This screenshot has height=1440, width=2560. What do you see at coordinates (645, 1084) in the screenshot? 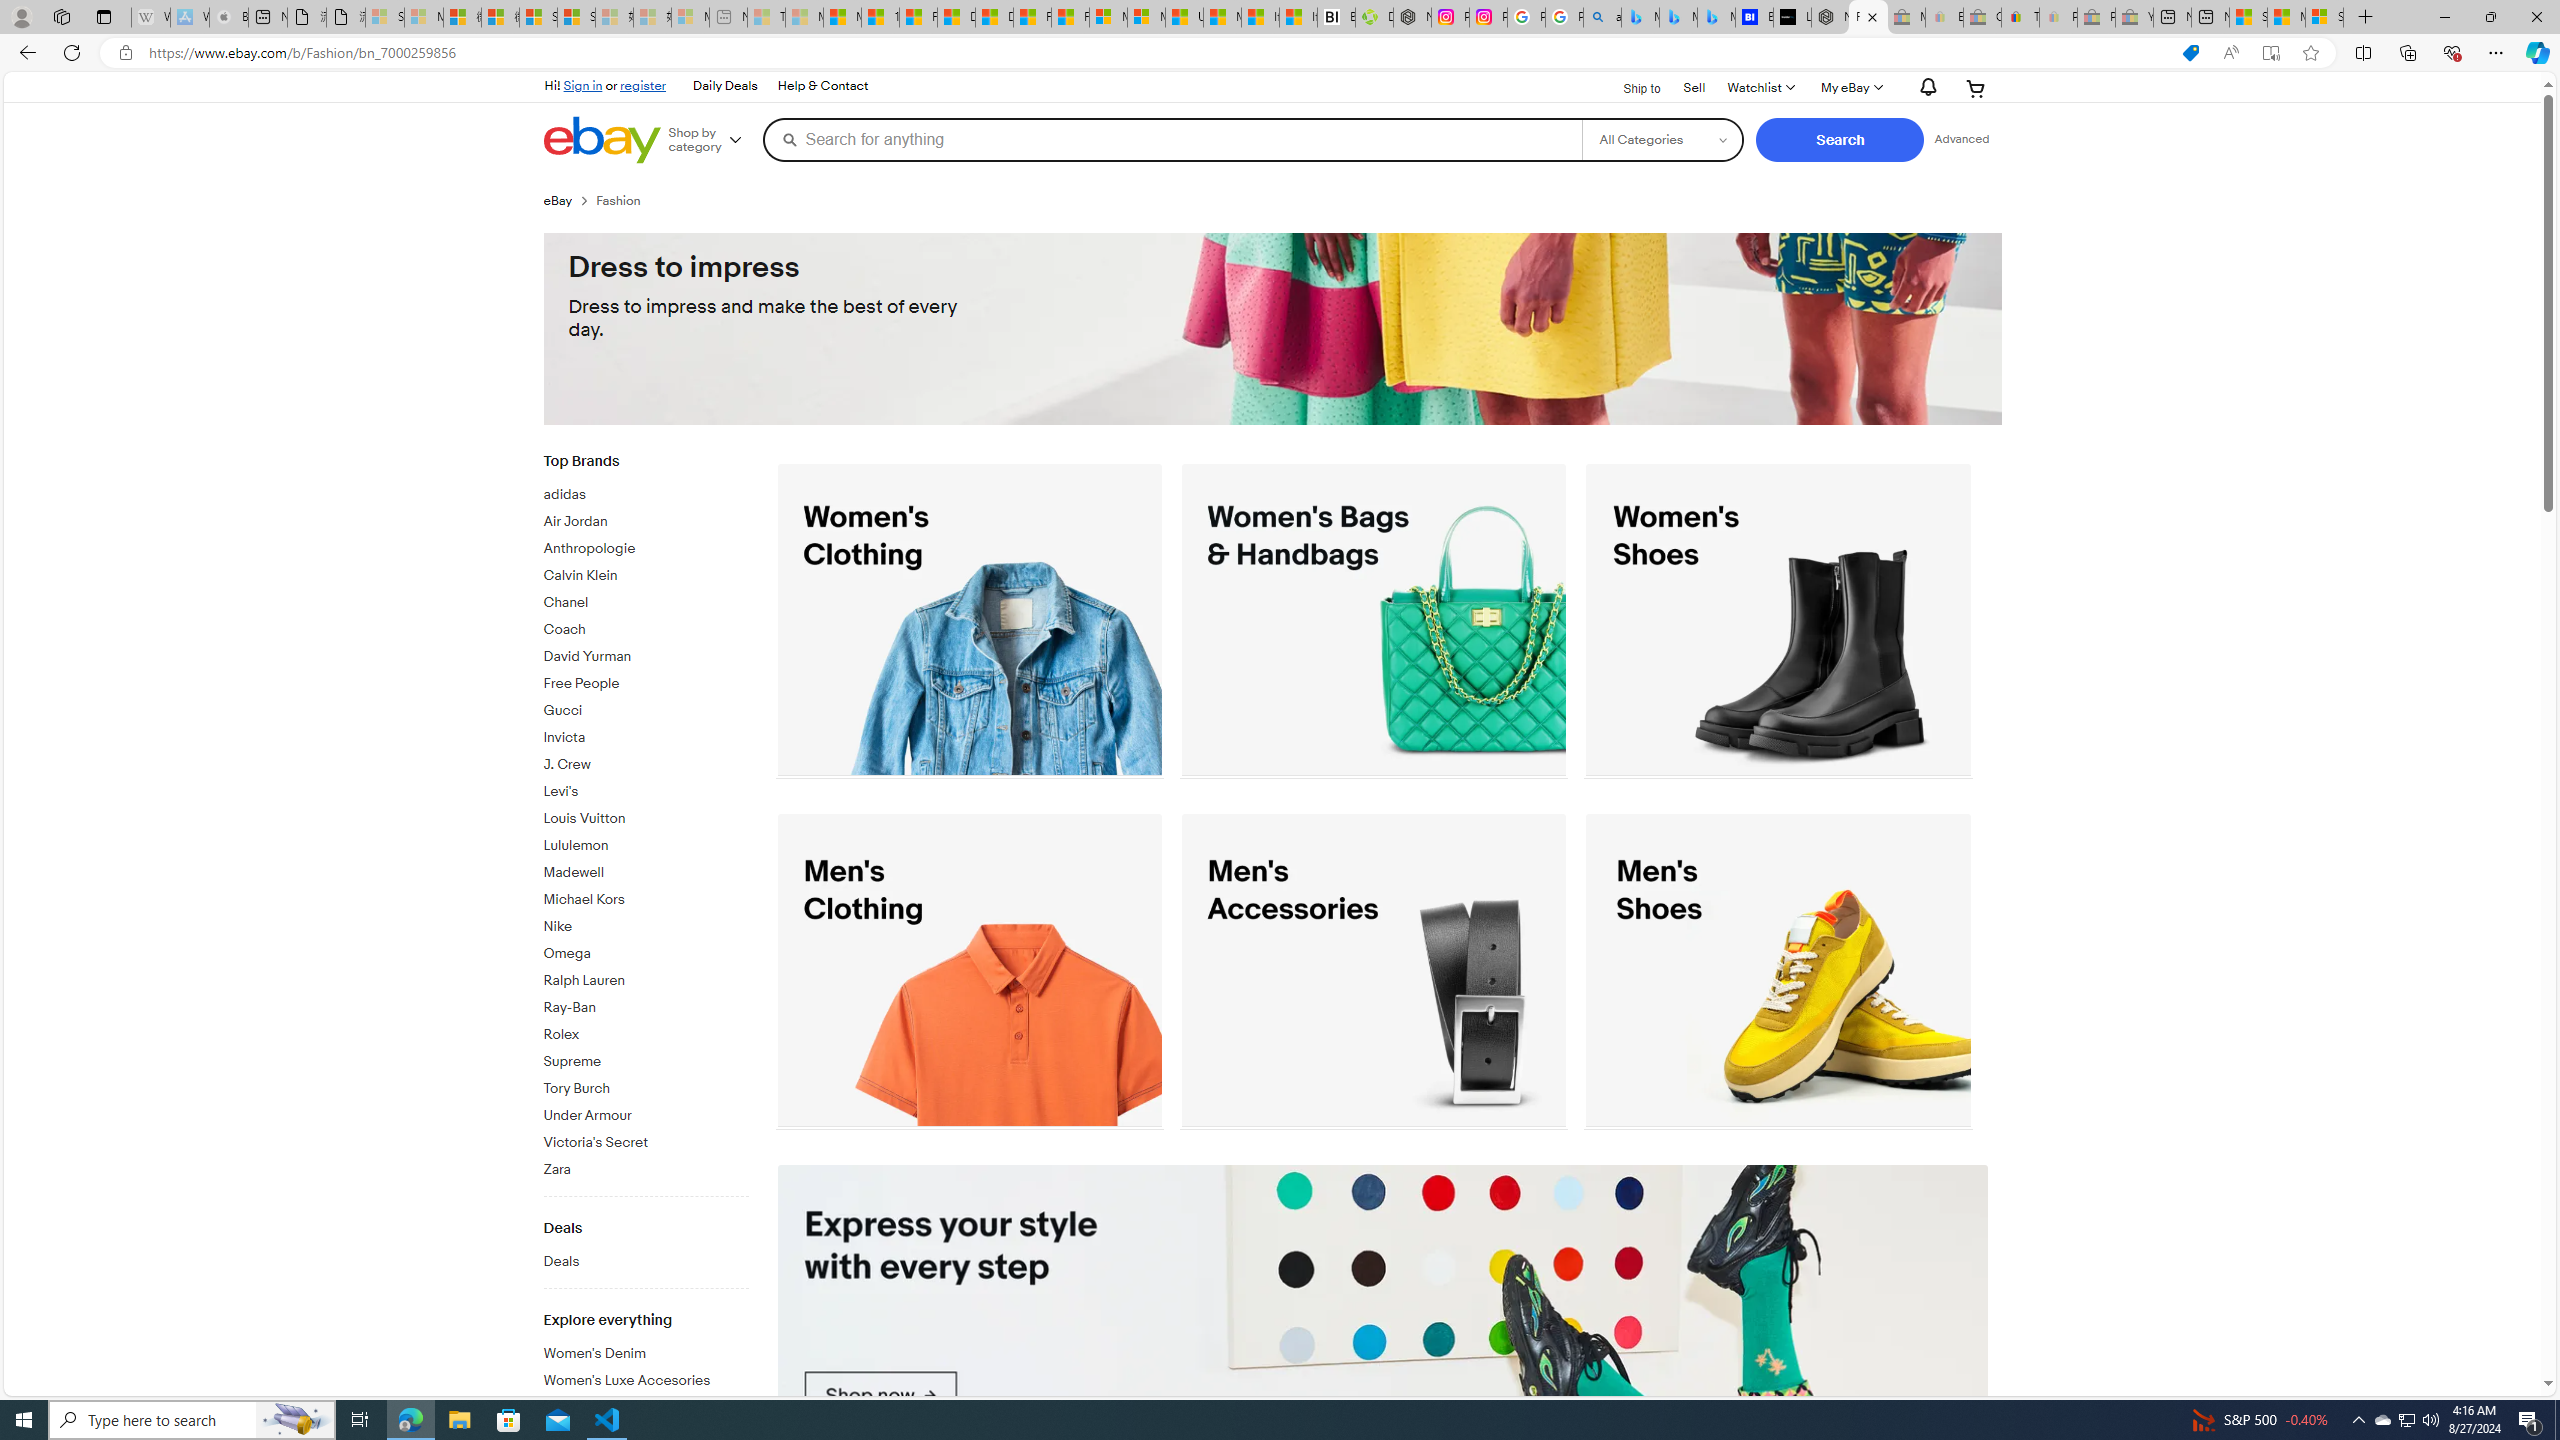
I see `'Tory Burch'` at bounding box center [645, 1084].